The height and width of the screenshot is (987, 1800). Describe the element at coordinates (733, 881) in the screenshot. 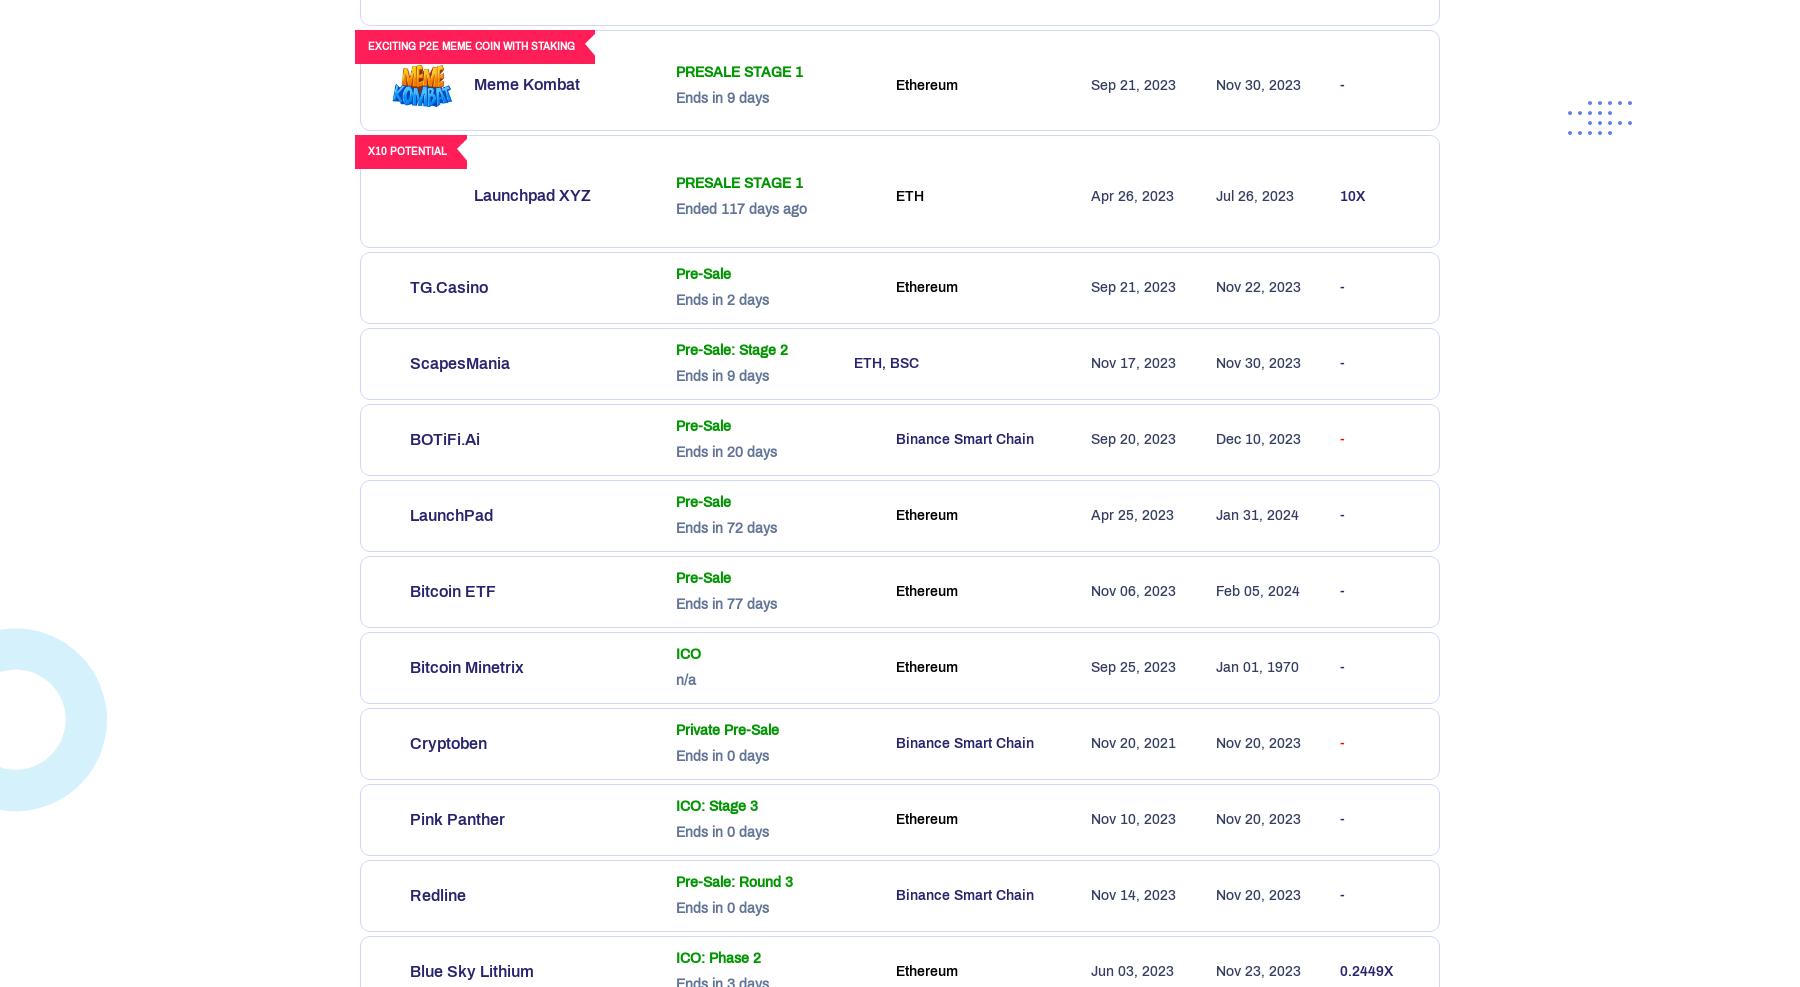

I see `'Pre-Sale: Round 3'` at that location.